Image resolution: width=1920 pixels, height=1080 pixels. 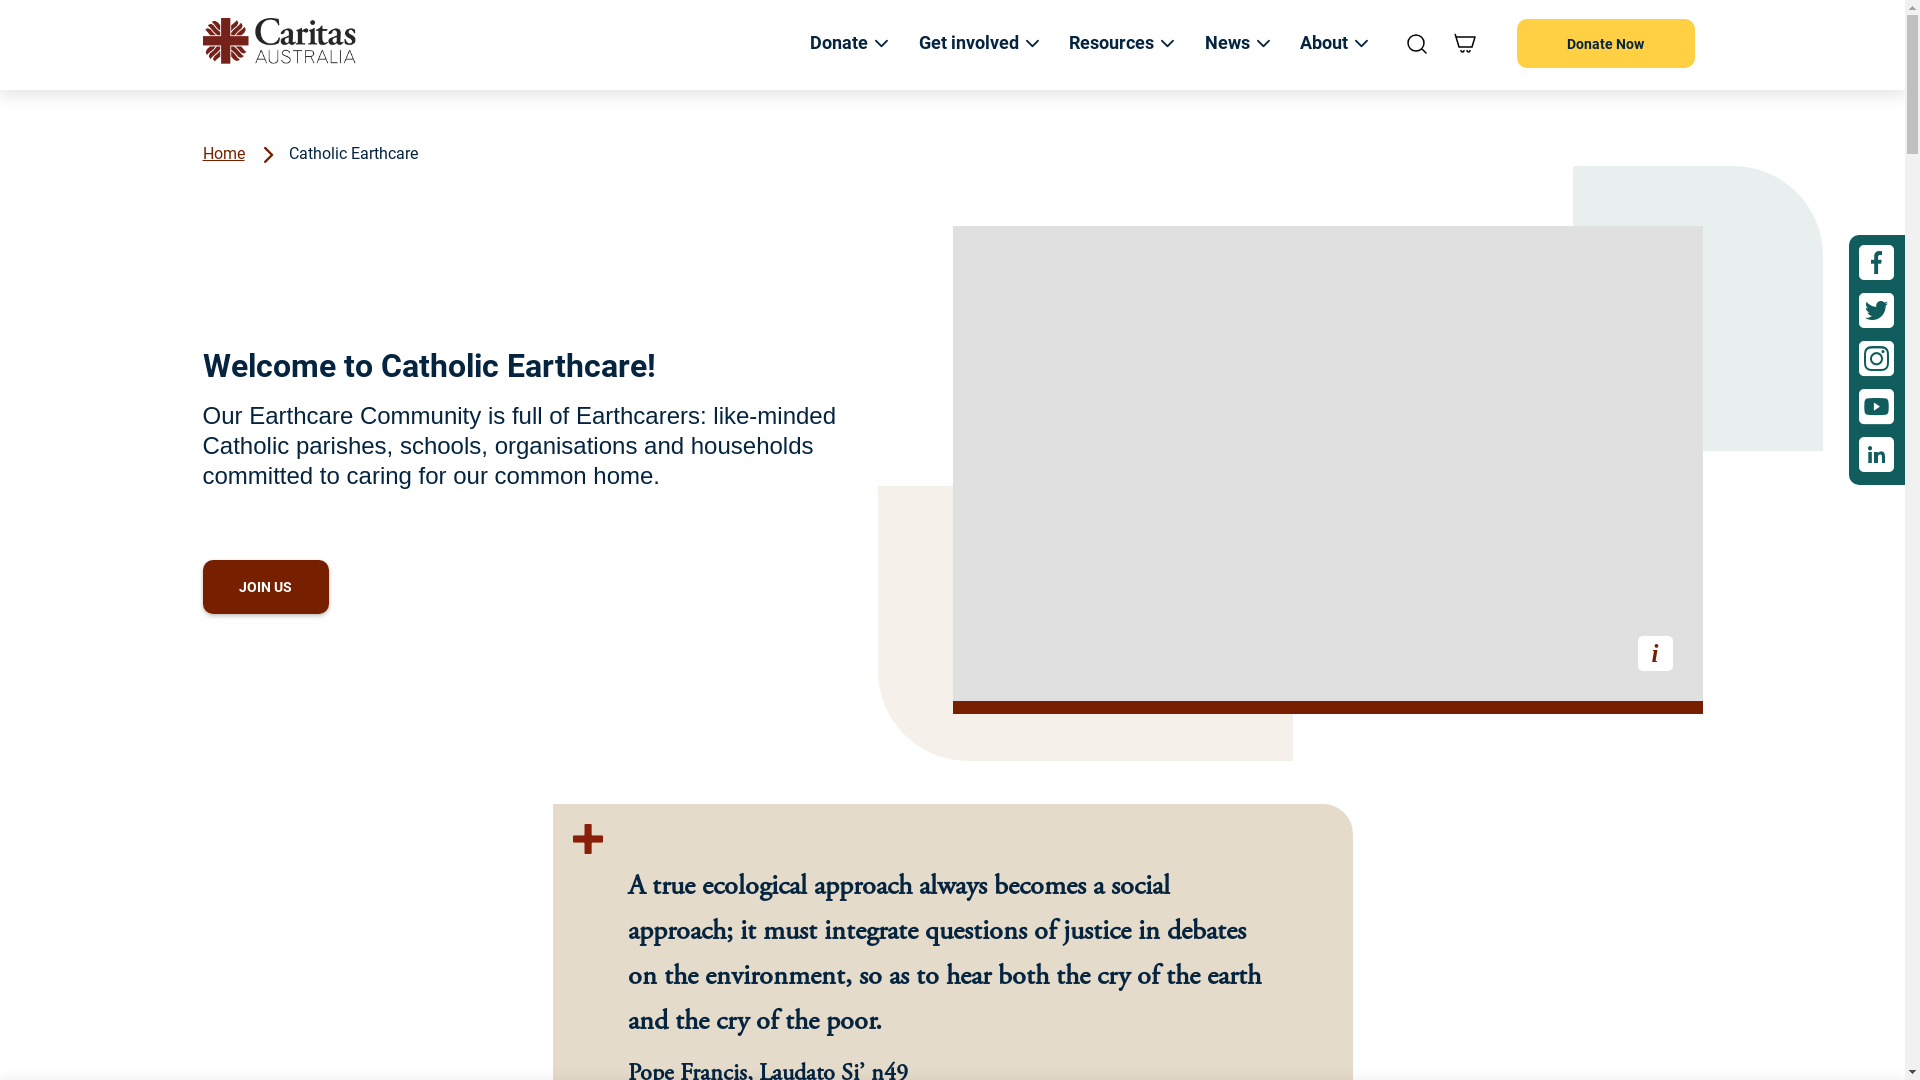 What do you see at coordinates (1604, 43) in the screenshot?
I see `'Donate Now'` at bounding box center [1604, 43].